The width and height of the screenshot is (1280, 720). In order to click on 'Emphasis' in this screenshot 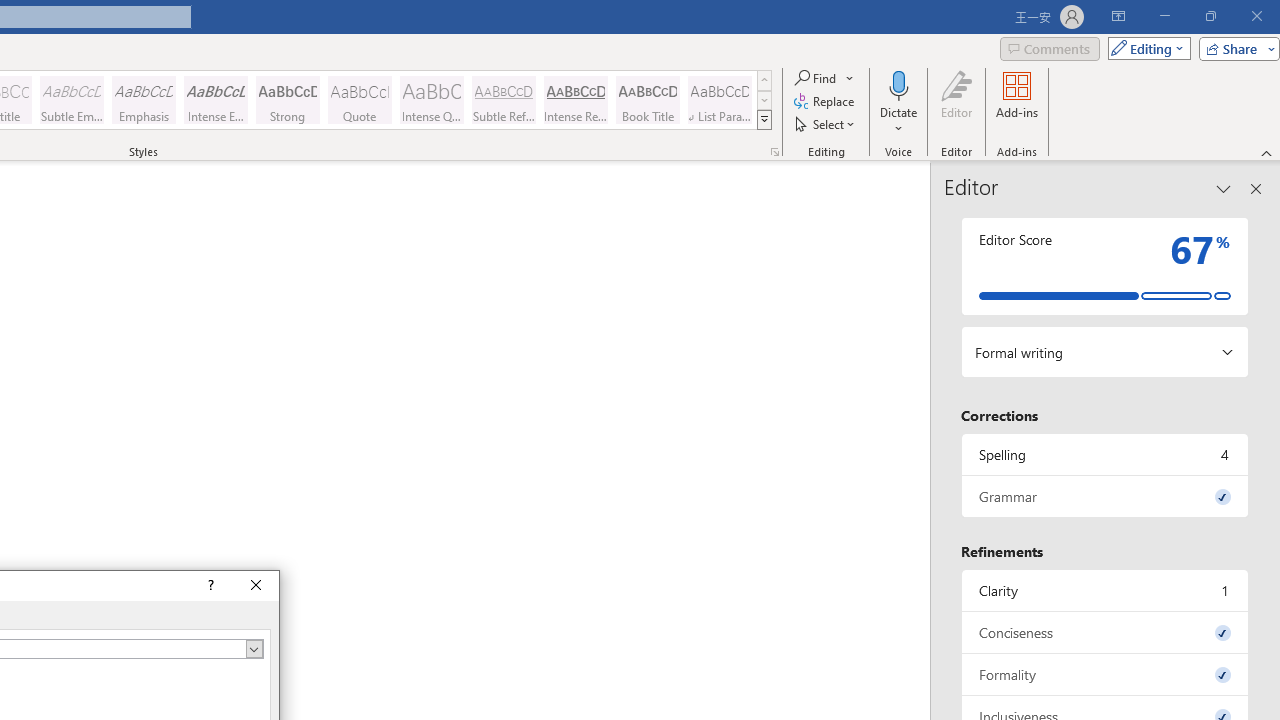, I will do `click(143, 100)`.